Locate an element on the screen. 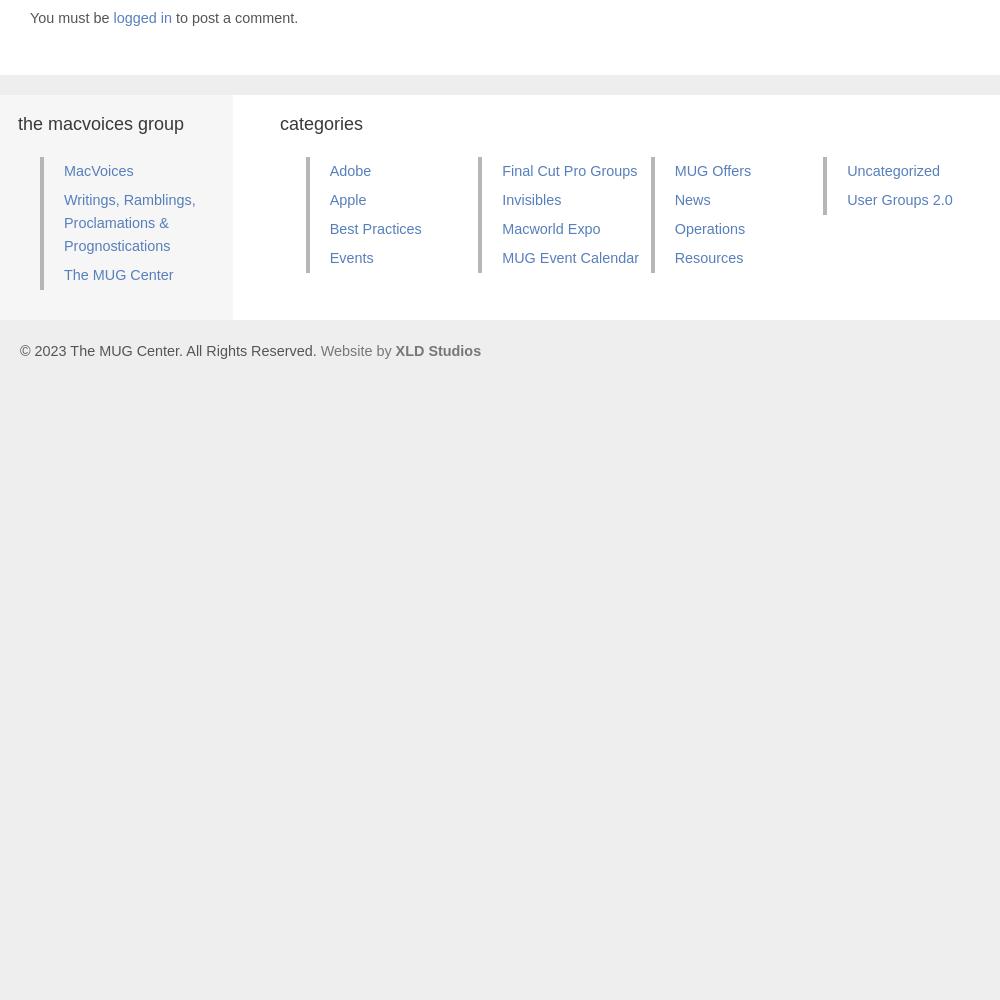 This screenshot has width=1000, height=1000. 'The MUG Center' is located at coordinates (63, 274).